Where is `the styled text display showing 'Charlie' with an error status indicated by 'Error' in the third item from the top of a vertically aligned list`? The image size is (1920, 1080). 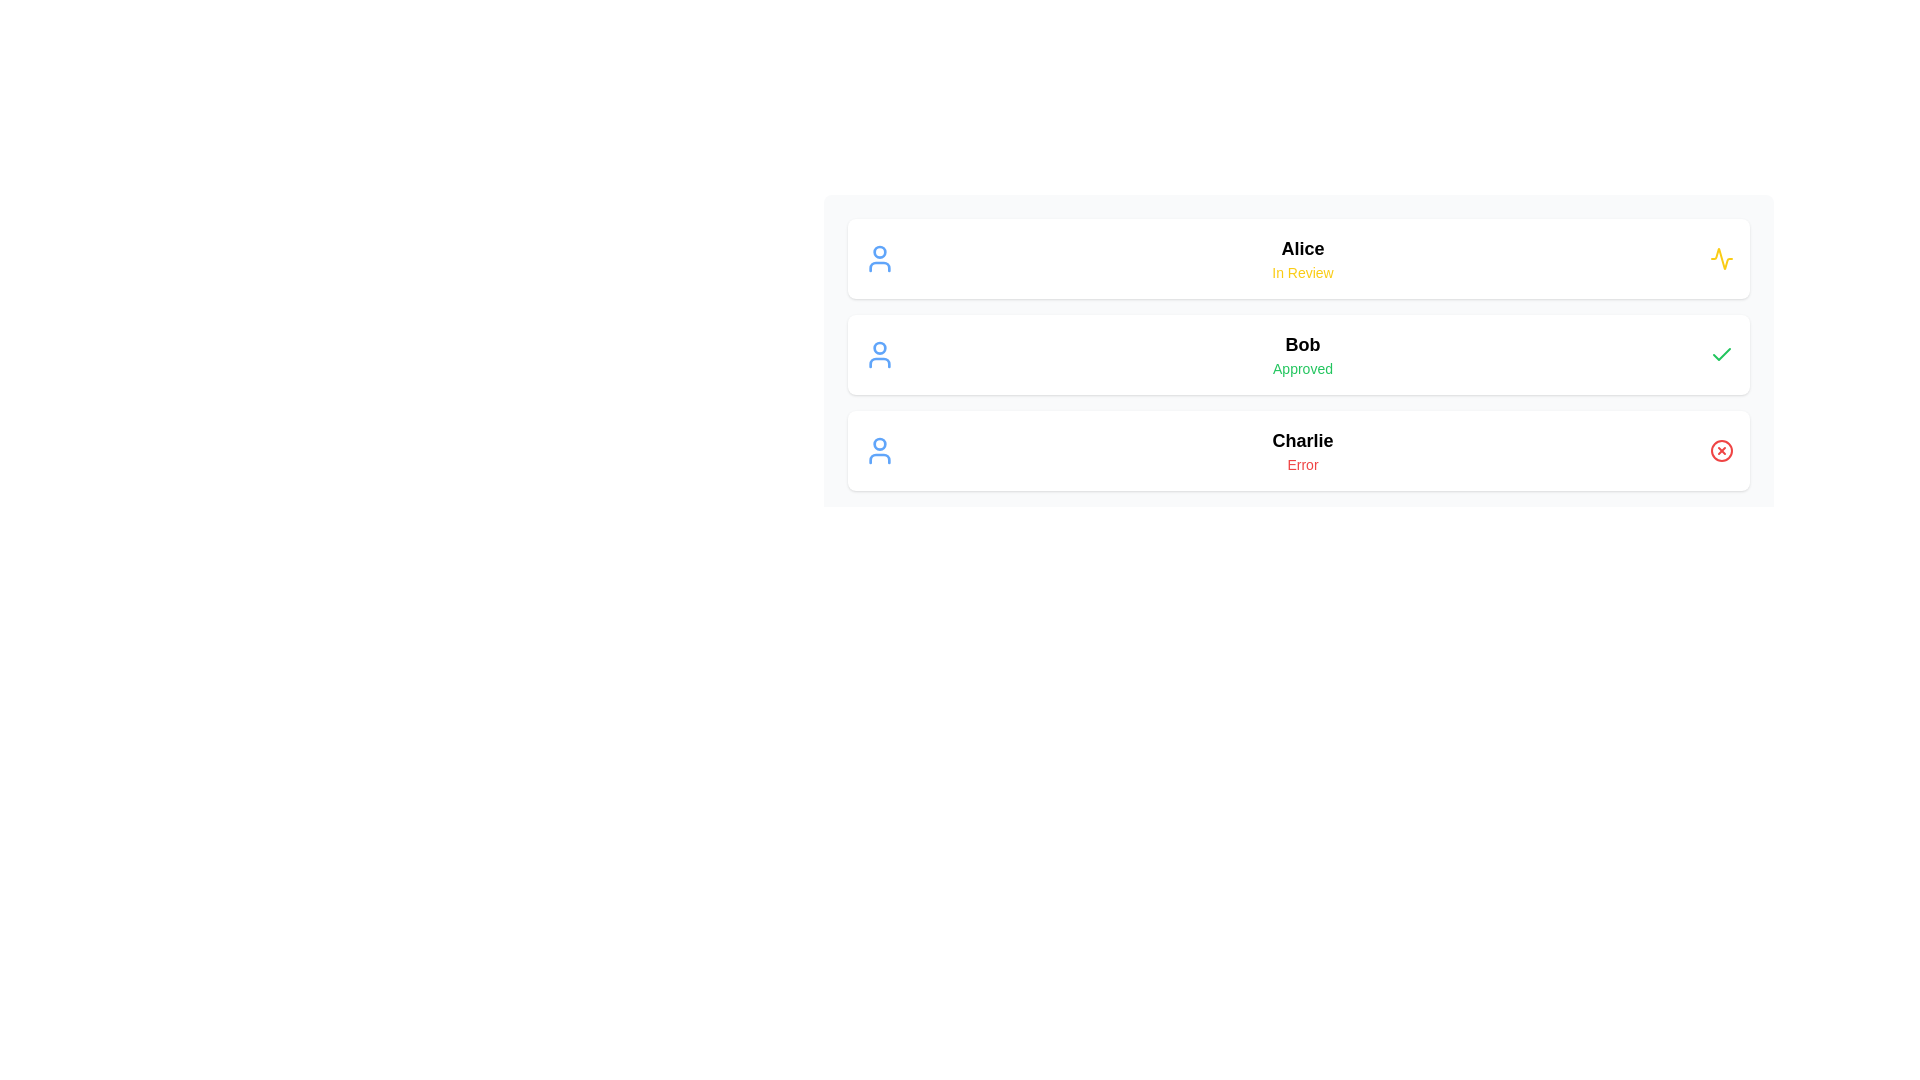 the styled text display showing 'Charlie' with an error status indicated by 'Error' in the third item from the top of a vertically aligned list is located at coordinates (1302, 451).